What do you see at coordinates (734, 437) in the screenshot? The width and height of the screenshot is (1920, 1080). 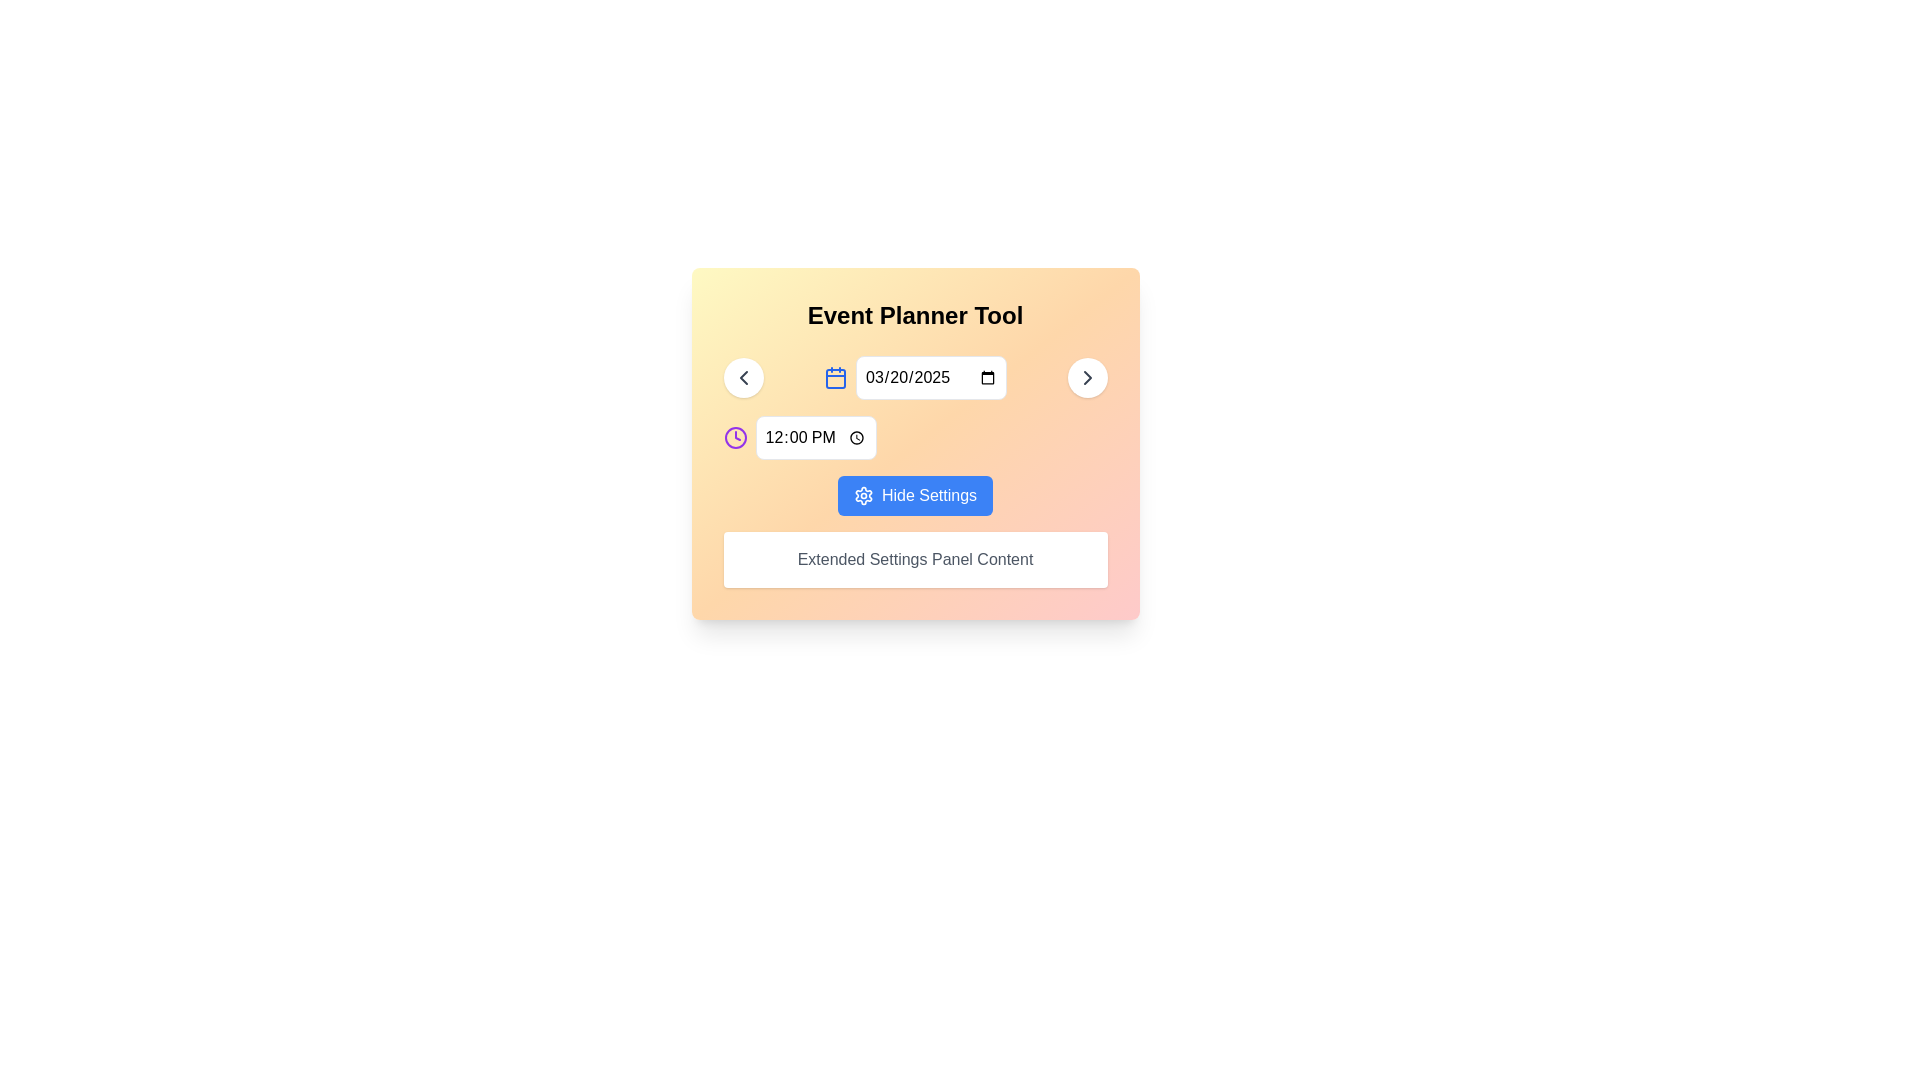 I see `the clock icon located in the 'Event Planner Tool' interface, which is positioned to the left of the time input field displaying '12:00 PM'` at bounding box center [734, 437].